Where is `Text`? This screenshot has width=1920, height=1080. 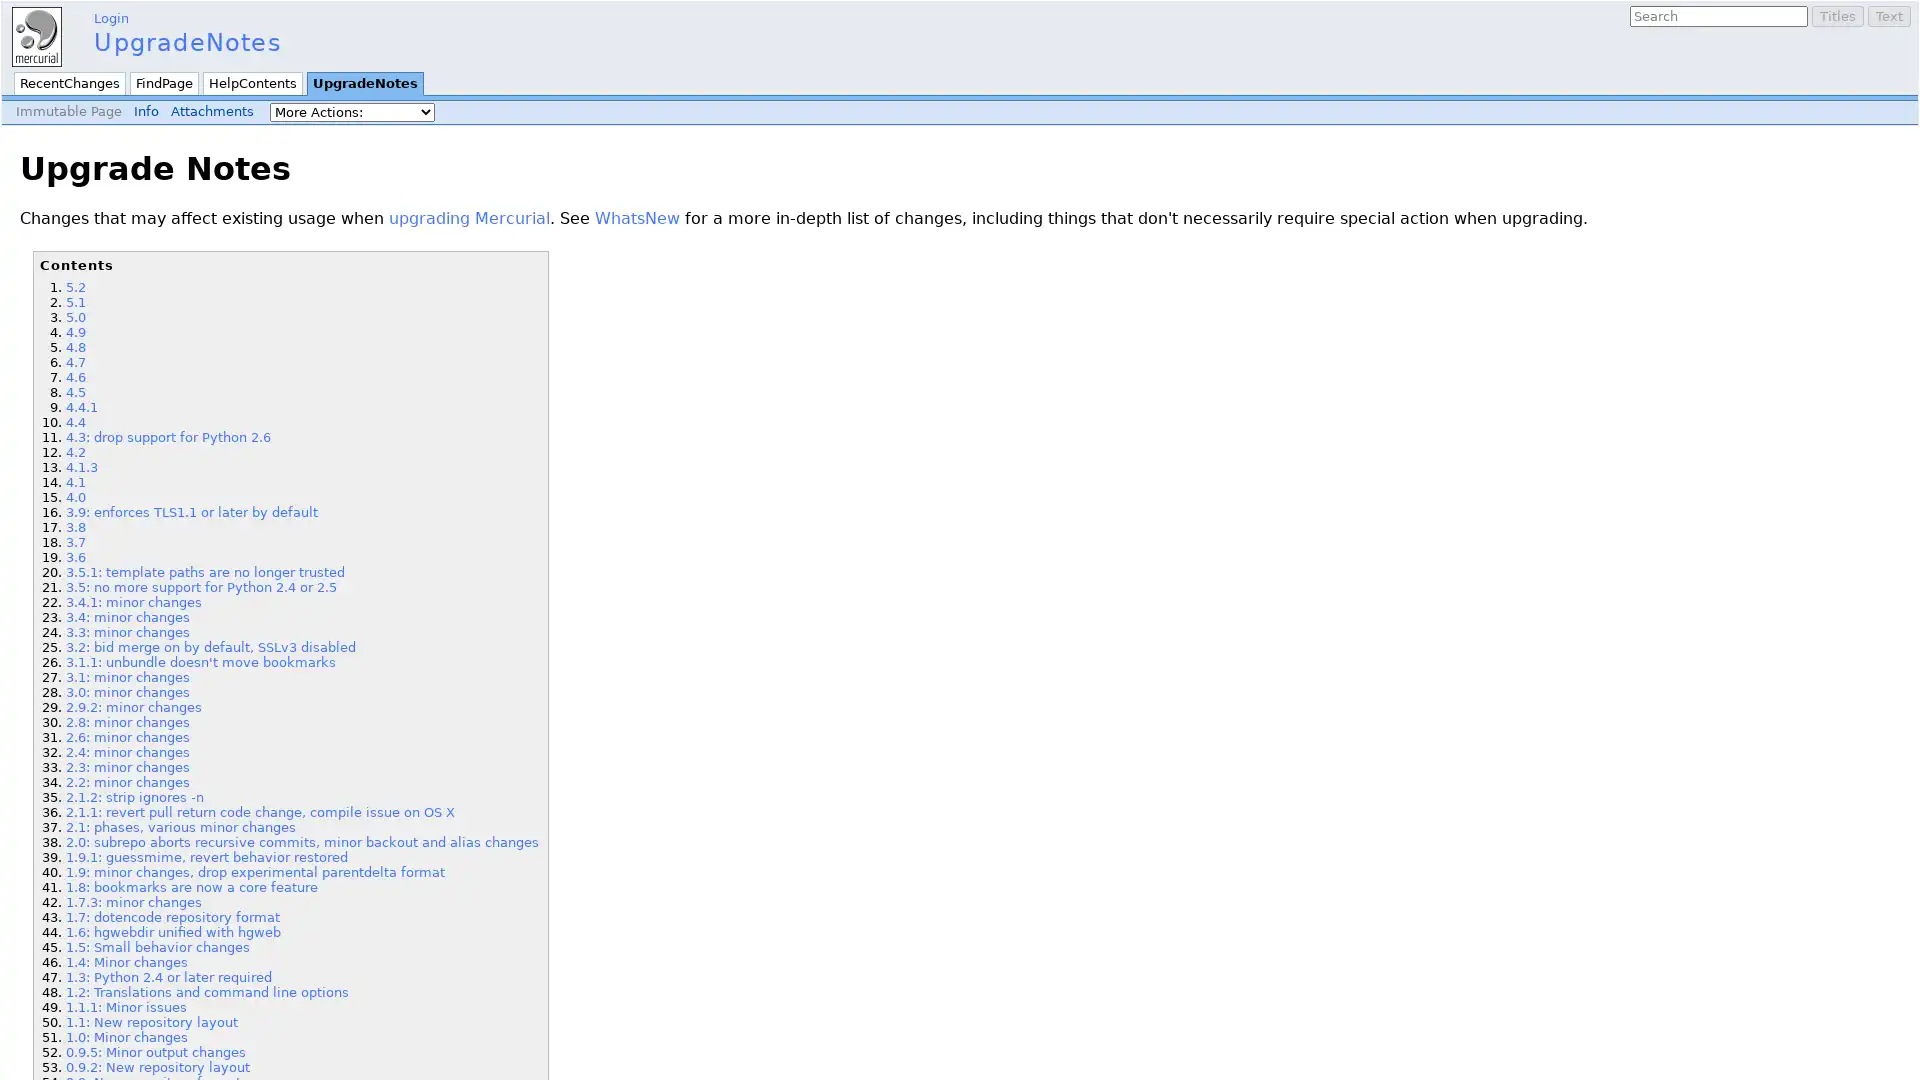
Text is located at coordinates (1888, 16).